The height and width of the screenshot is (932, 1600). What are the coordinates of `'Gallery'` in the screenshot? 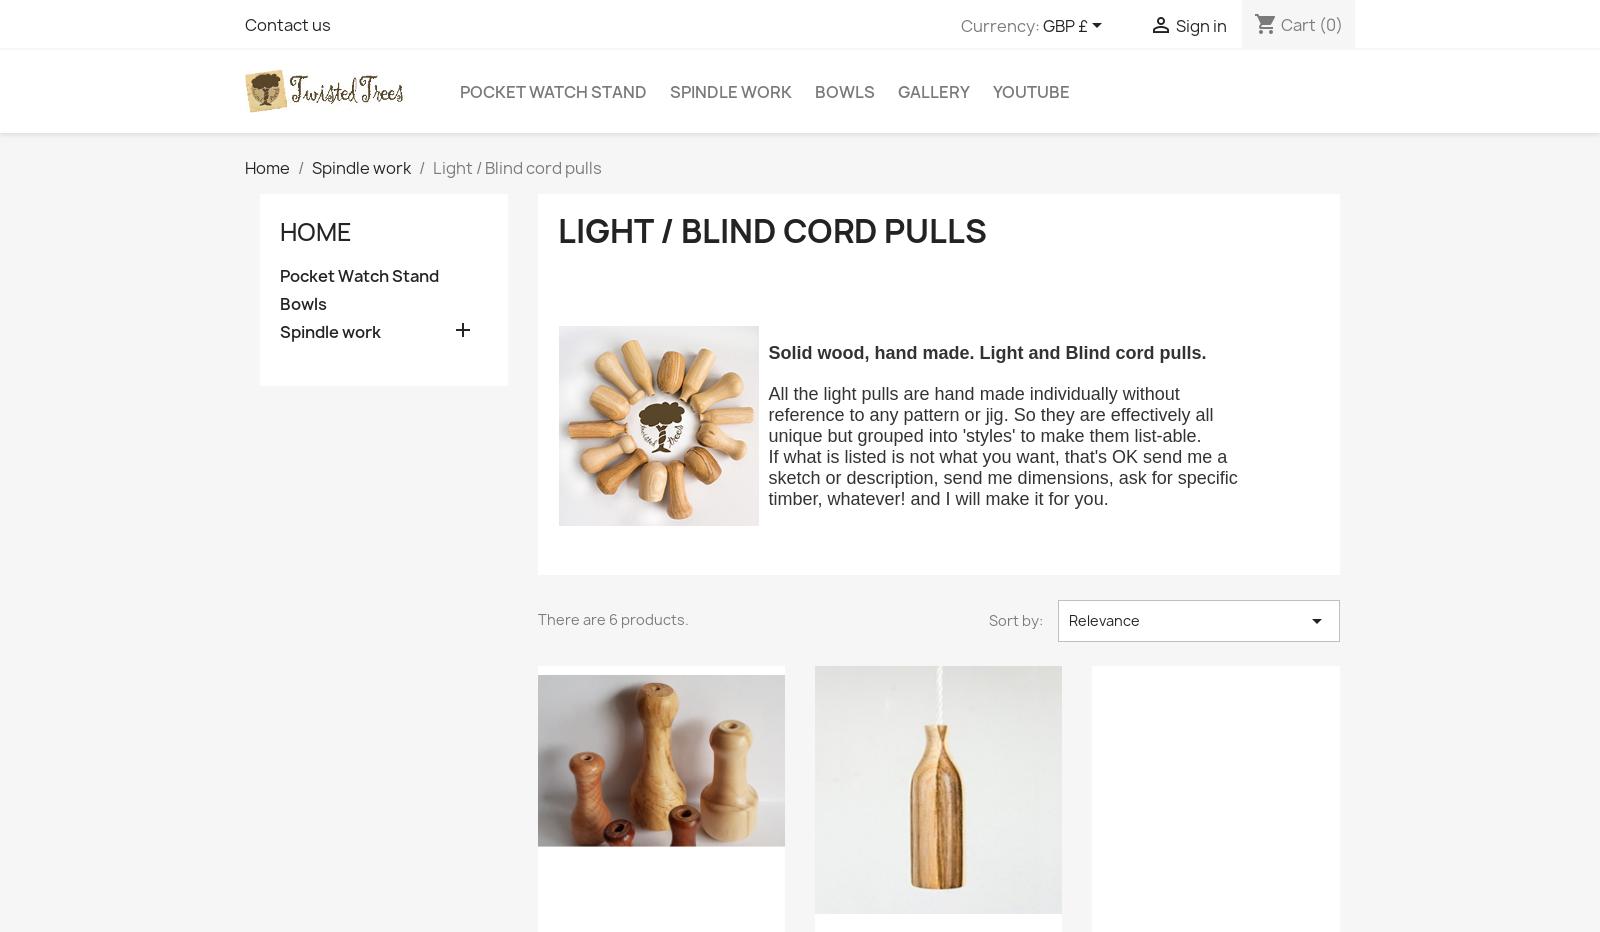 It's located at (932, 90).